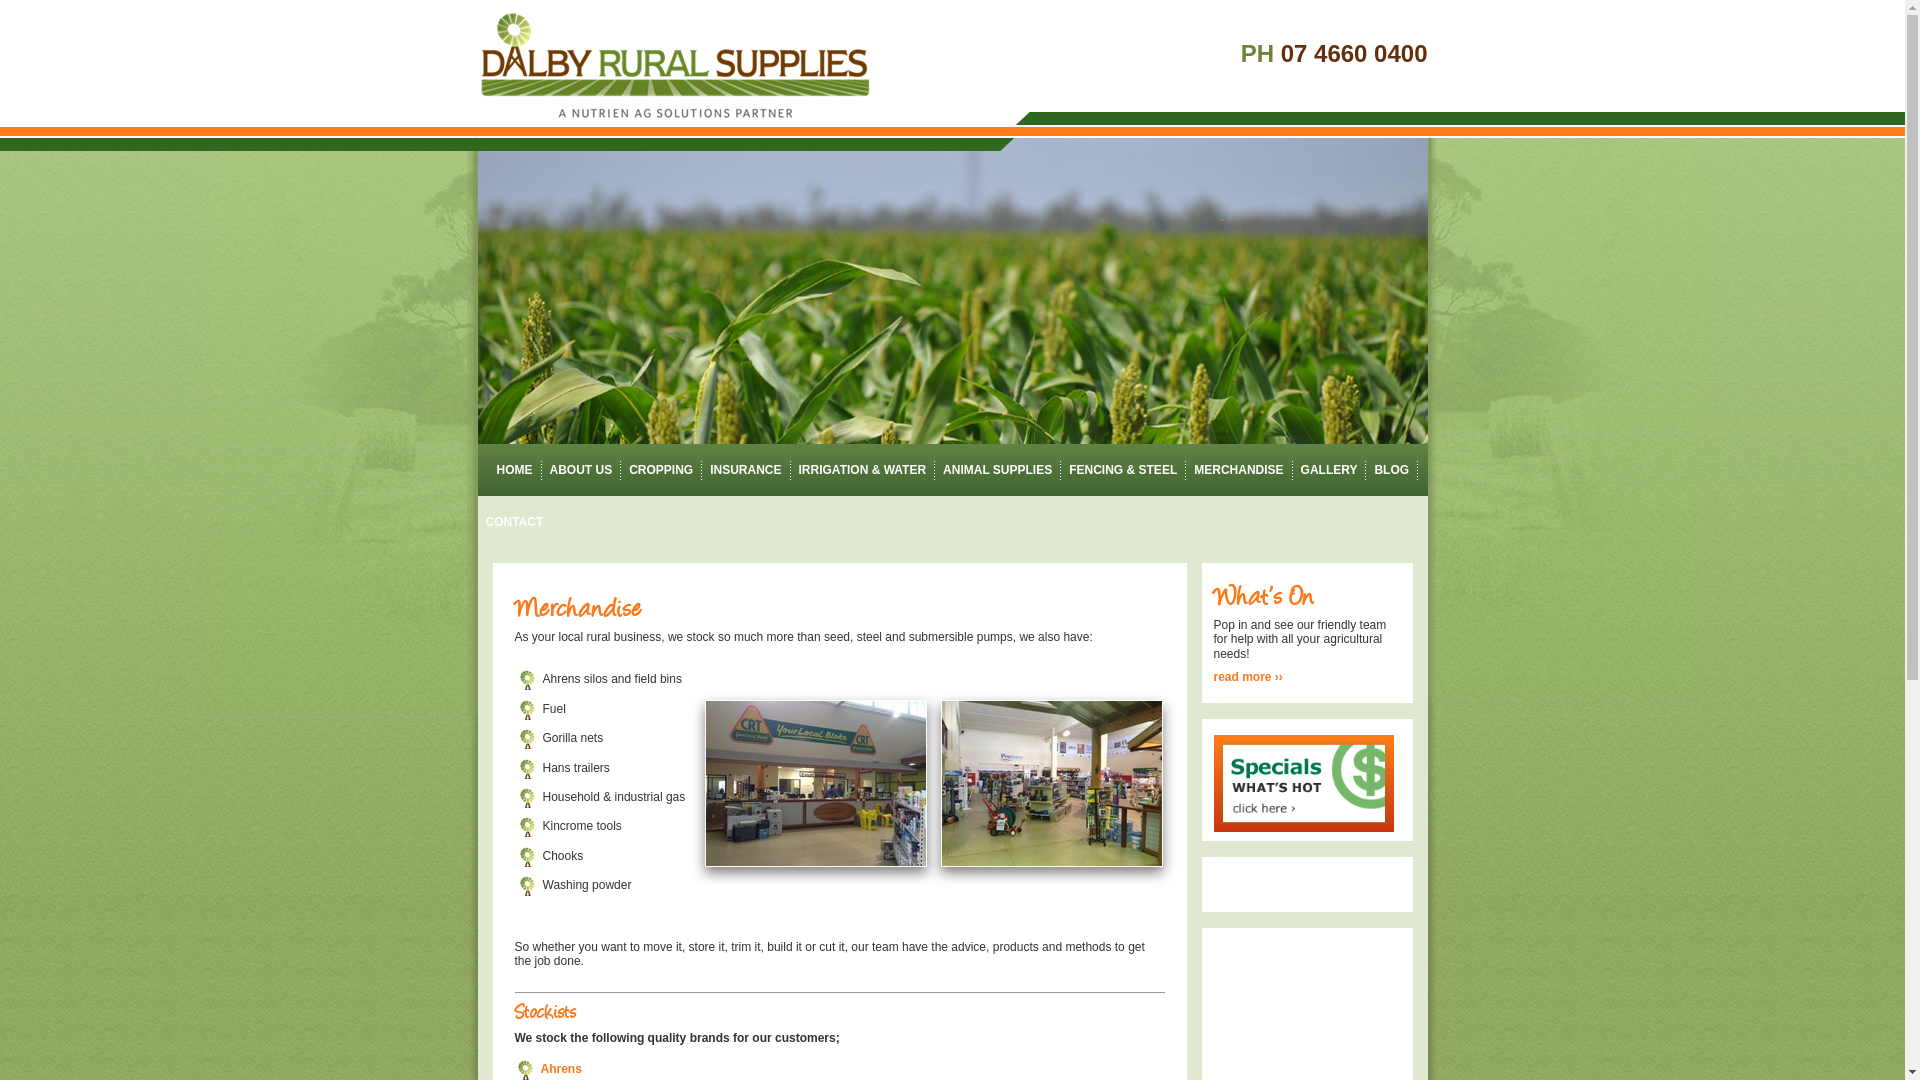 The image size is (1920, 1080). I want to click on 'CROPPING', so click(661, 470).